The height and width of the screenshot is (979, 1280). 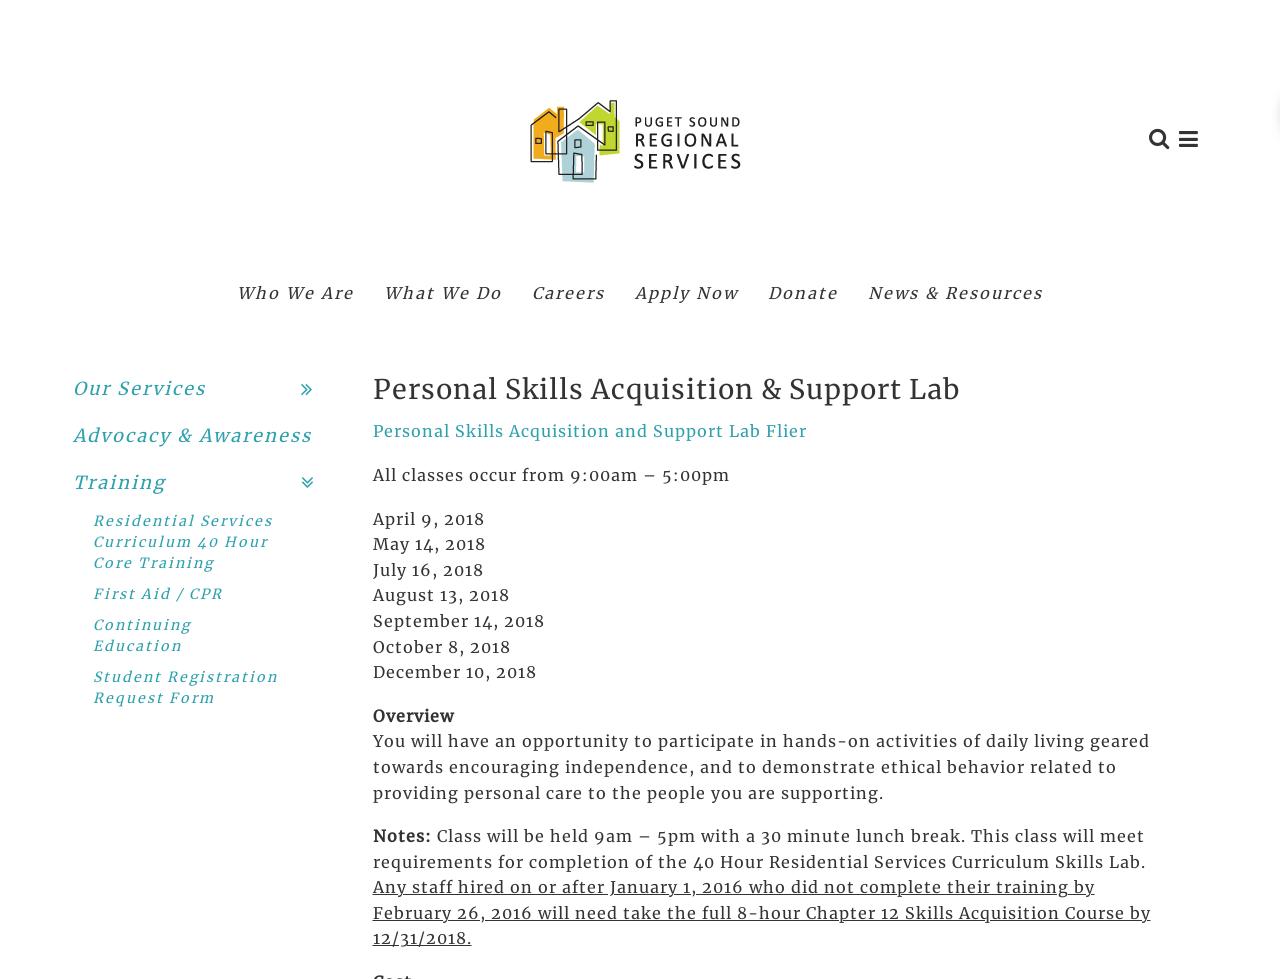 I want to click on 'May 14, 2018', so click(x=427, y=543).